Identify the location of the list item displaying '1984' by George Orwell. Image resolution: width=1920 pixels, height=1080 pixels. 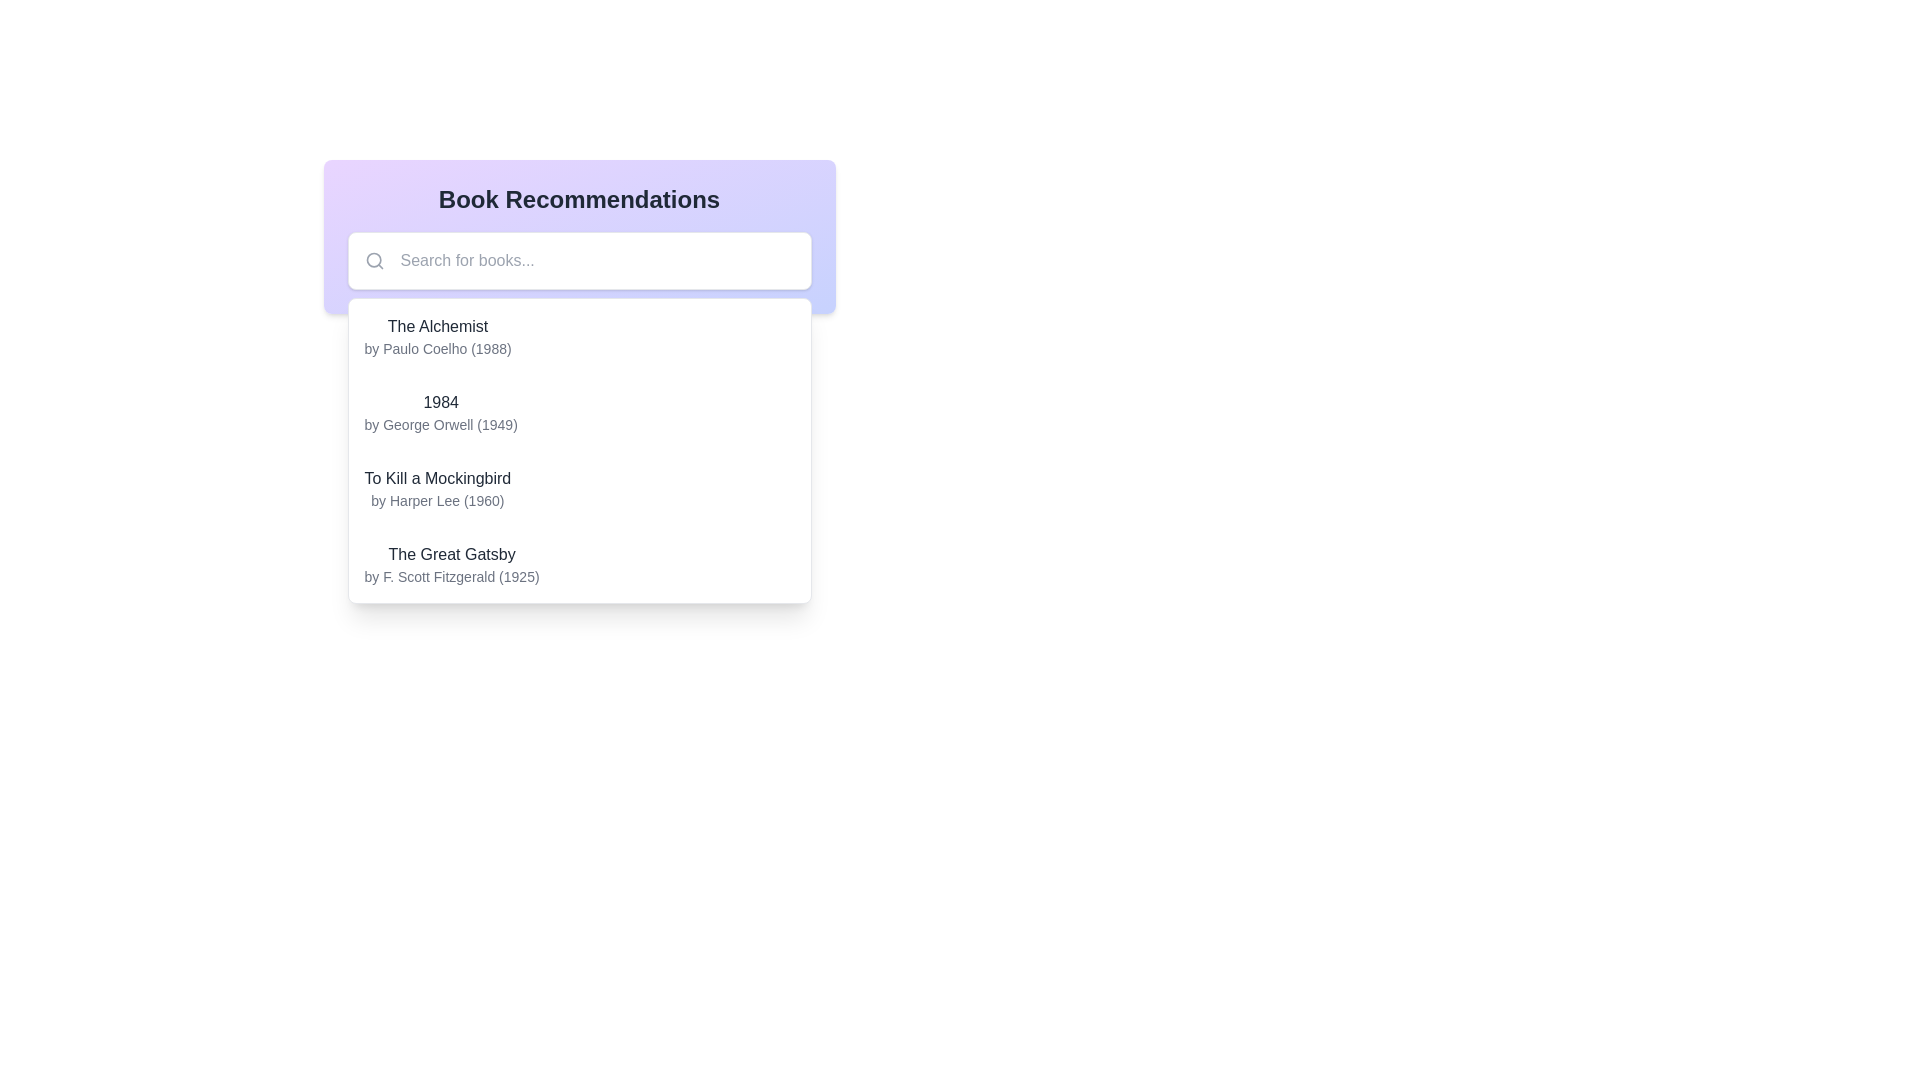
(578, 411).